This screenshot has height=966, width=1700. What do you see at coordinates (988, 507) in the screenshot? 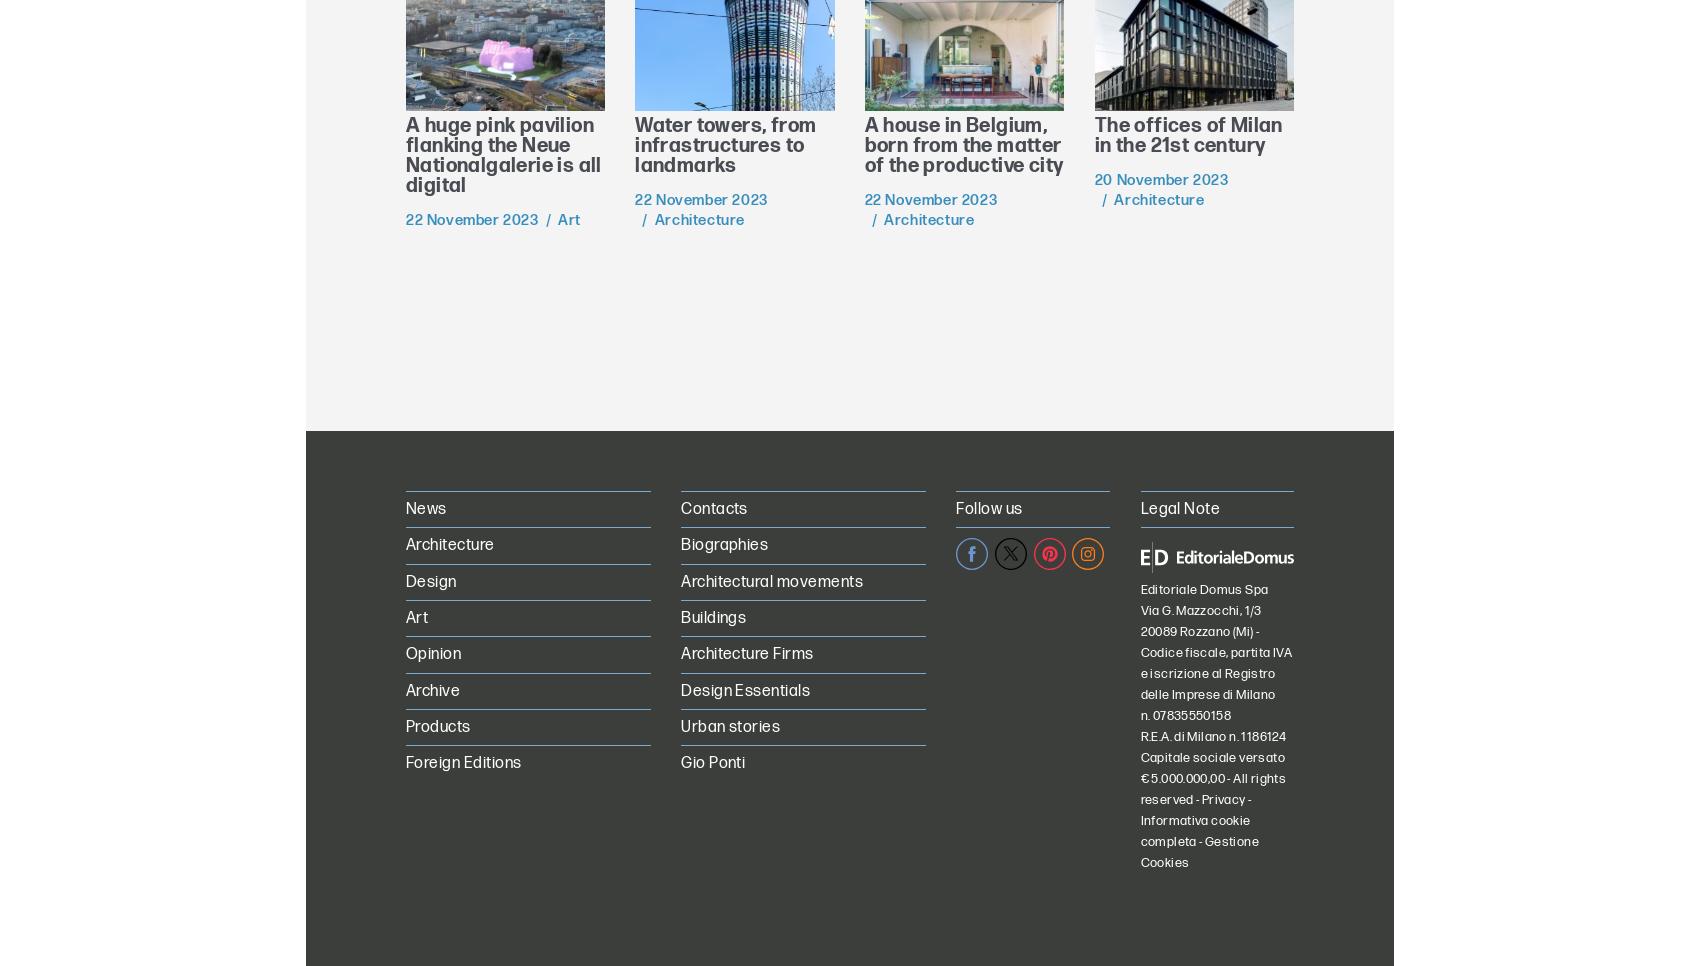
I see `'Follow us'` at bounding box center [988, 507].